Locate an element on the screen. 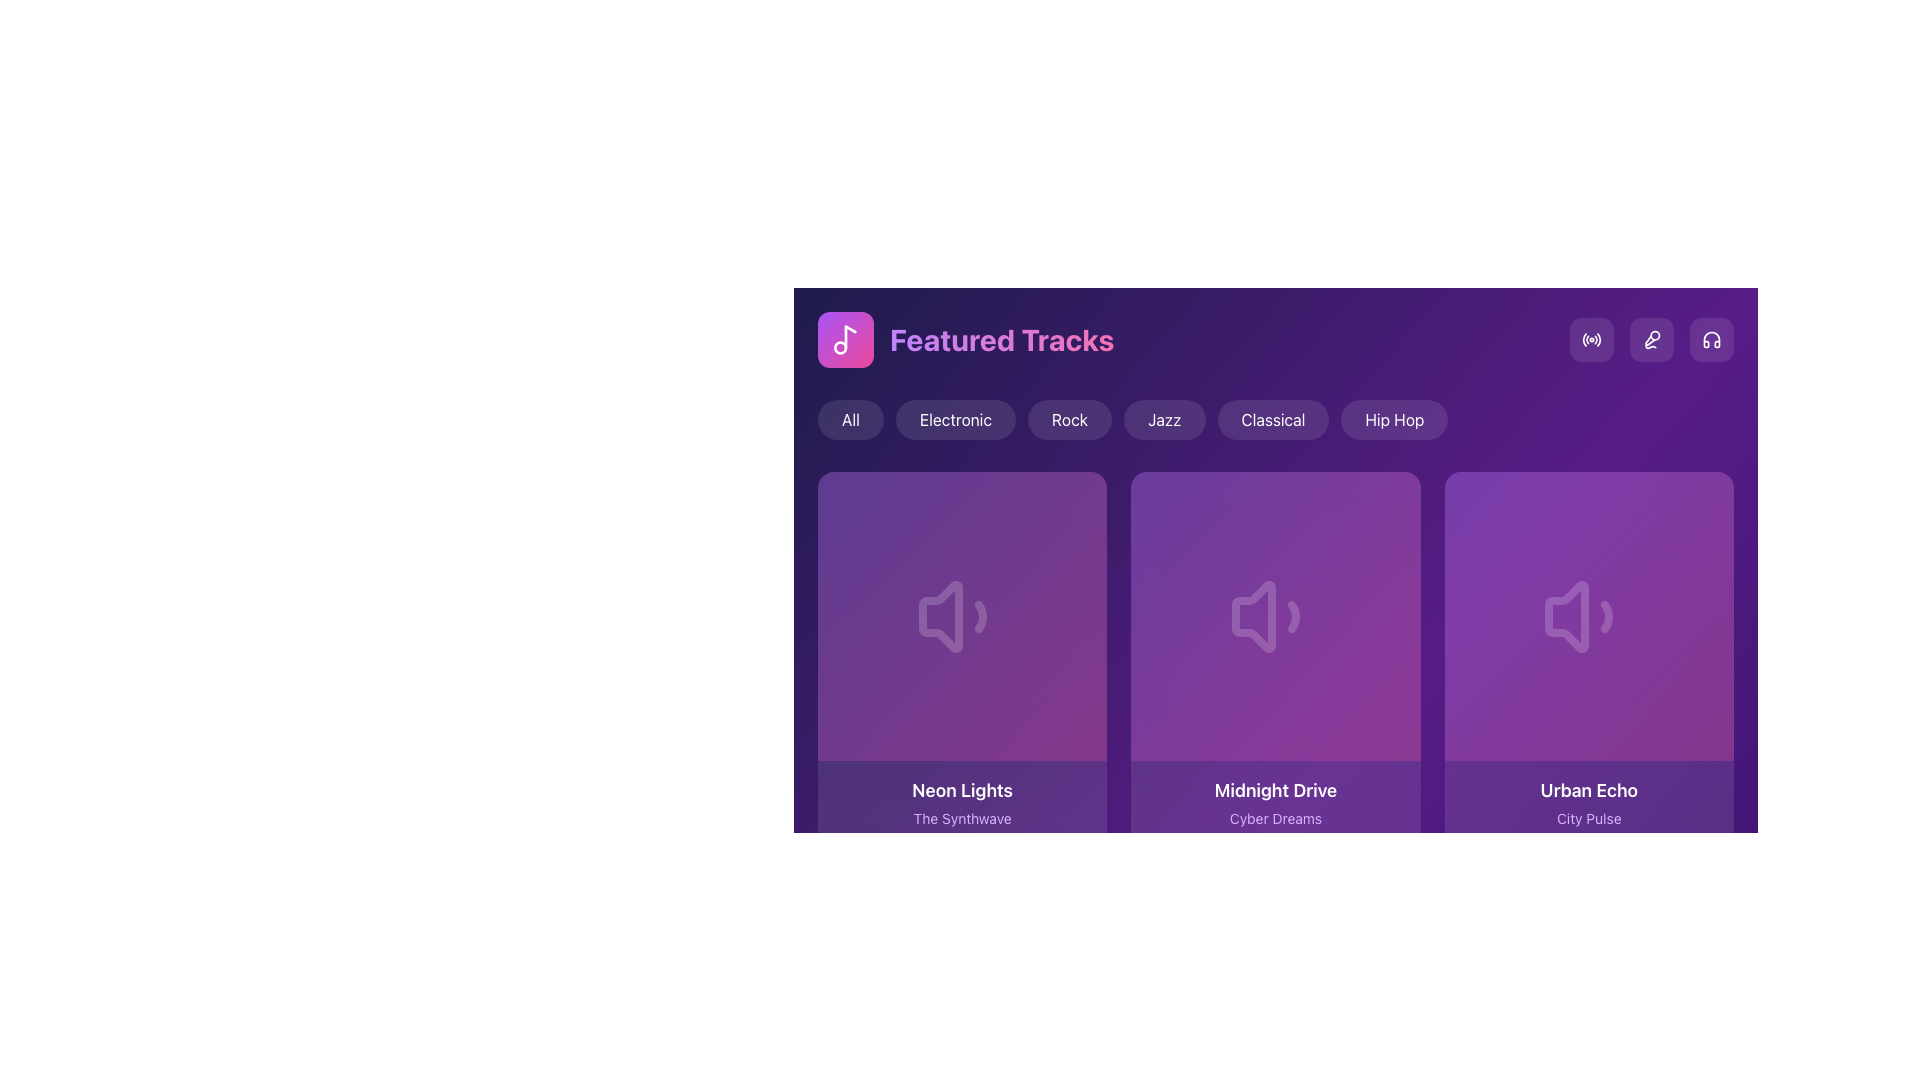 The height and width of the screenshot is (1080, 1920). the decorative vector graphic representing audio within the 'Midnight Drive - Cyber Dreams' card interface is located at coordinates (1252, 615).